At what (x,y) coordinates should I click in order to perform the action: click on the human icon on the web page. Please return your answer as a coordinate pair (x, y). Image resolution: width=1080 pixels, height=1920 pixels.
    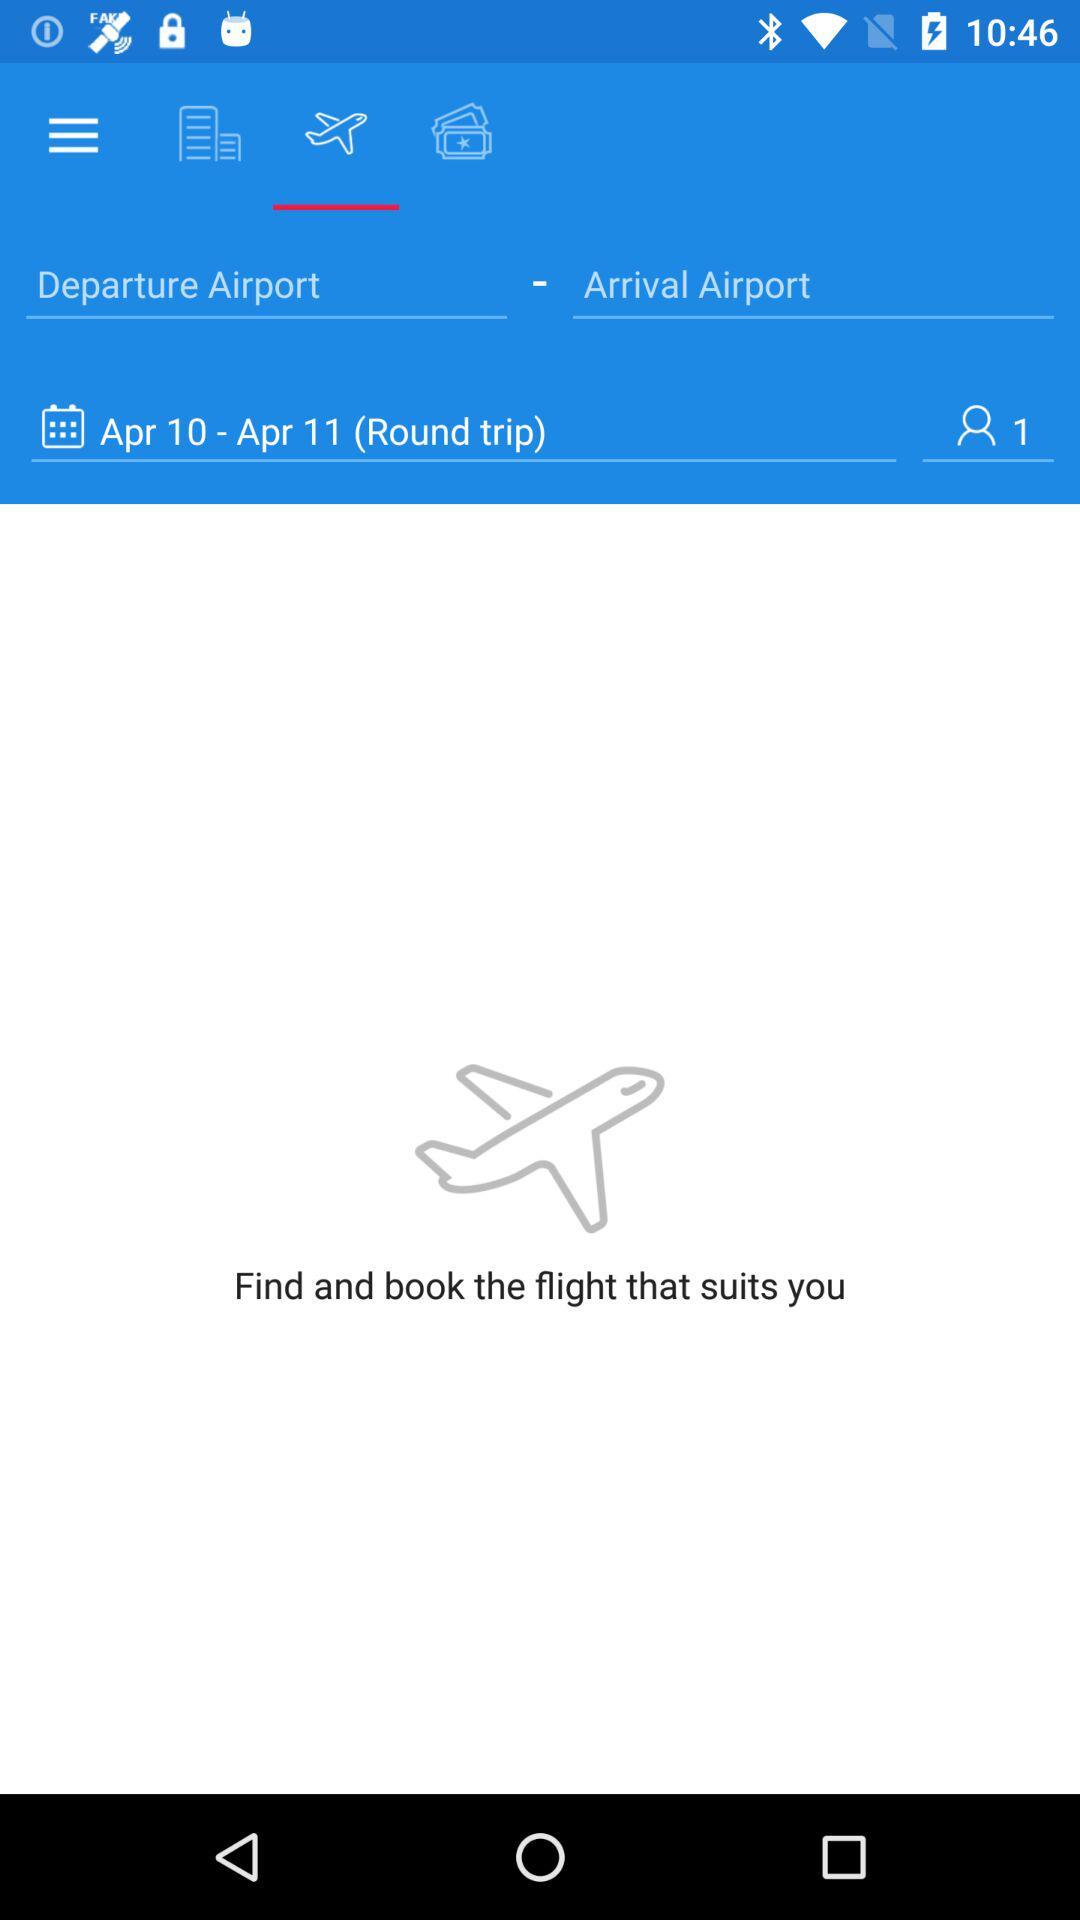
    Looking at the image, I should click on (987, 429).